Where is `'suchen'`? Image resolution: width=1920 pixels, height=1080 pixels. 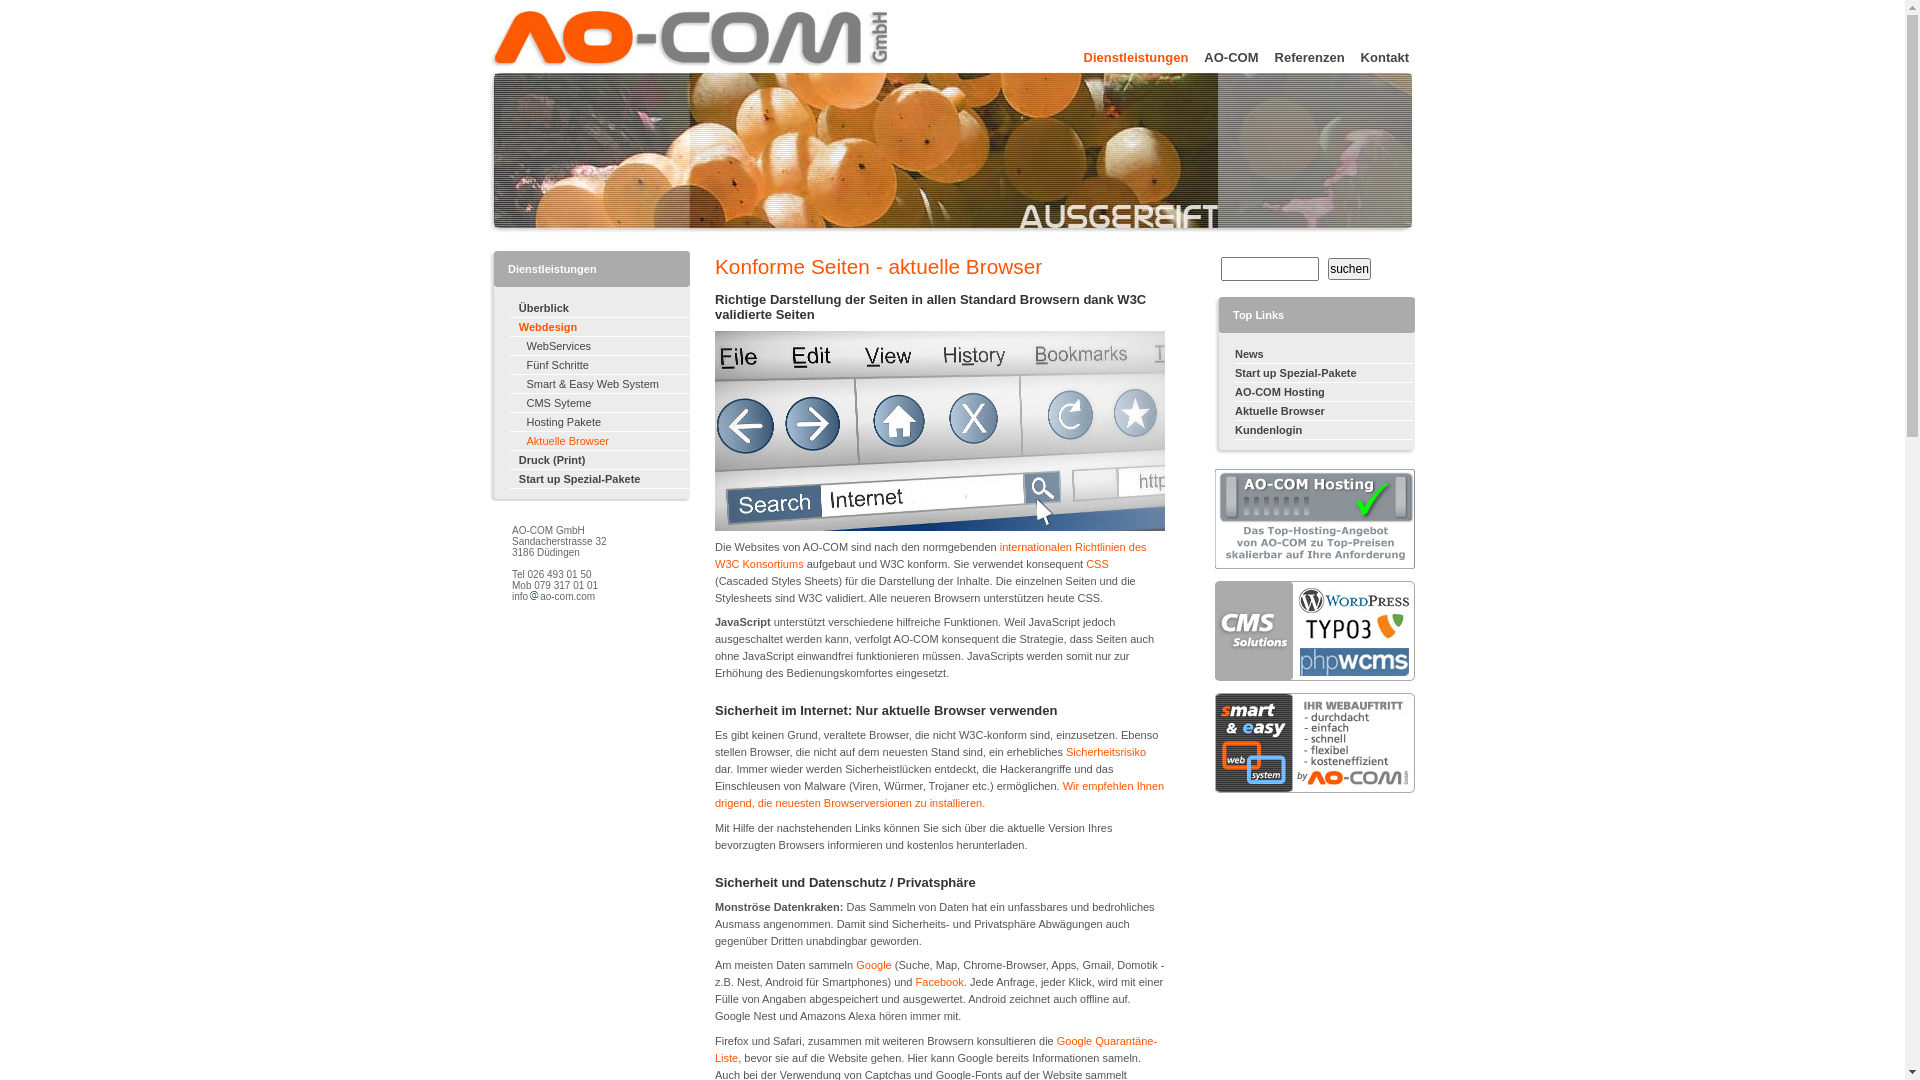 'suchen' is located at coordinates (1349, 268).